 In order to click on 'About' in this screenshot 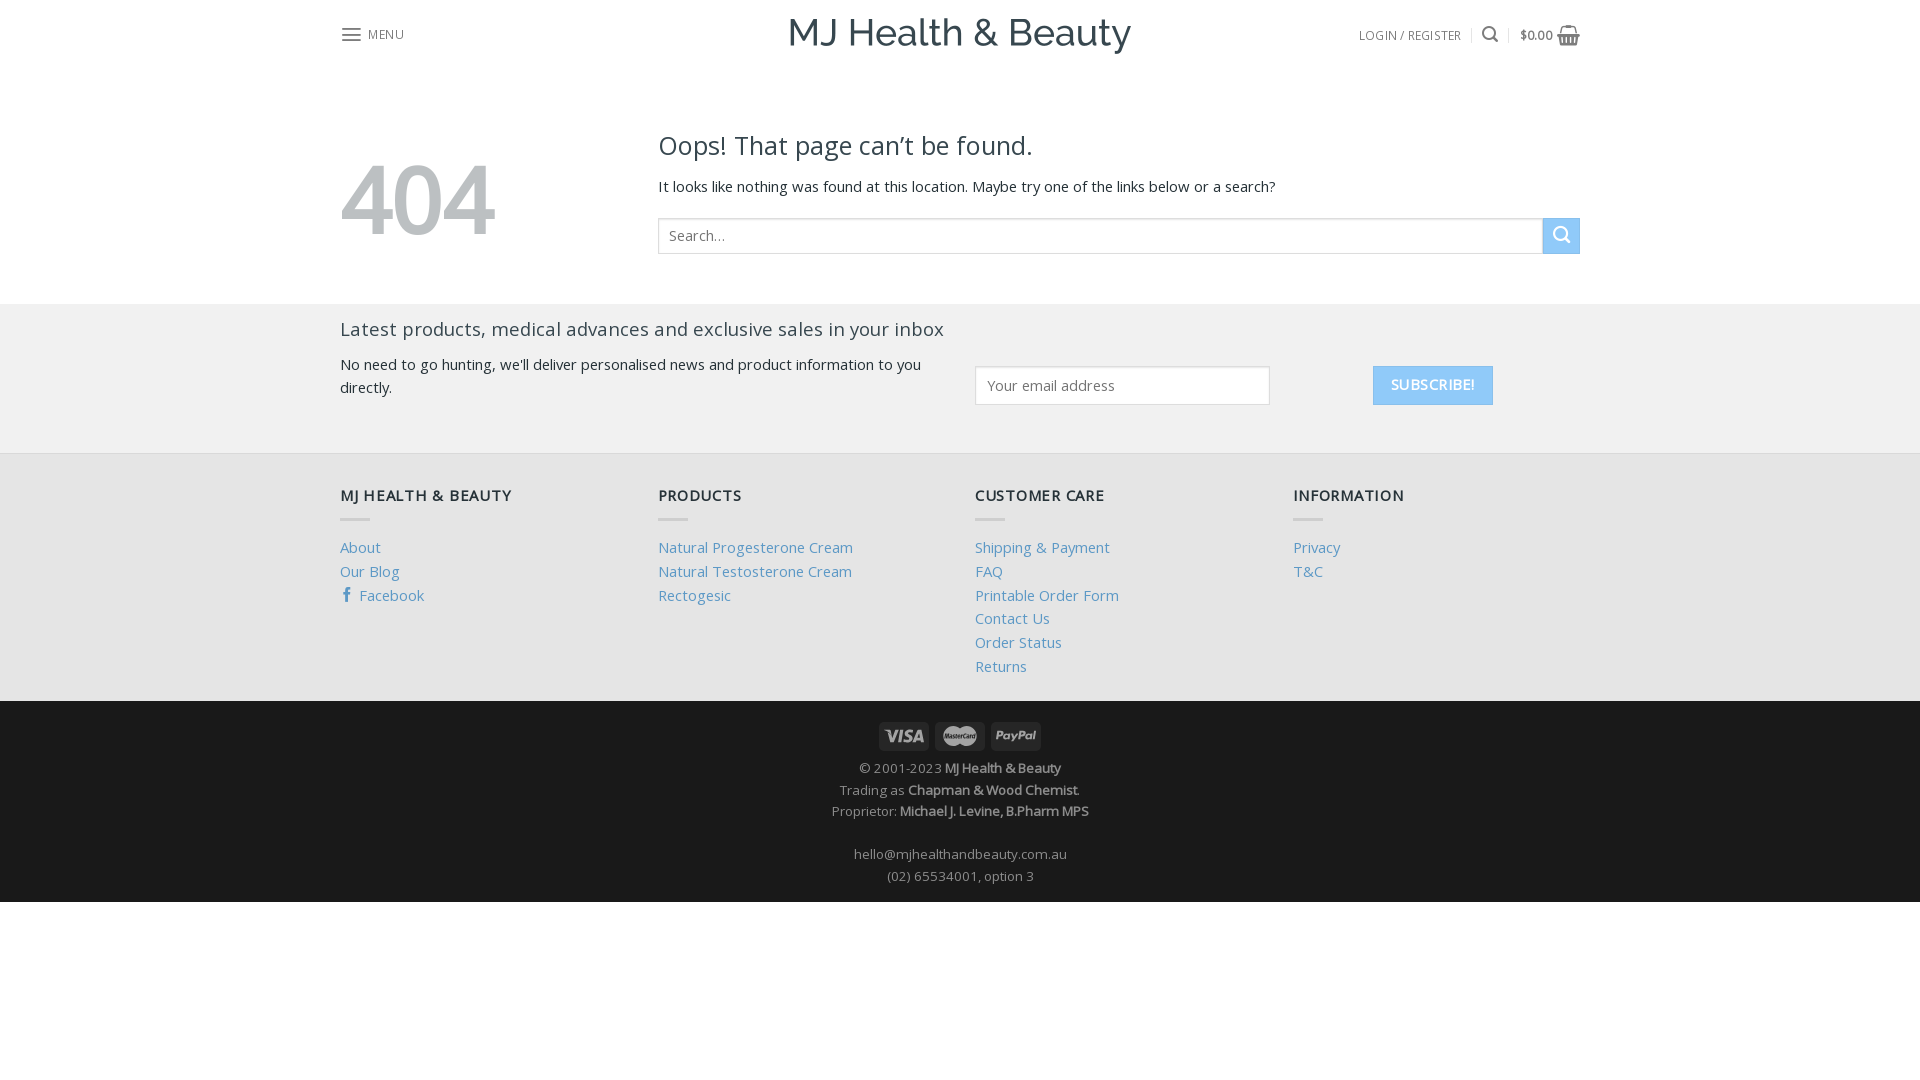, I will do `click(360, 547)`.